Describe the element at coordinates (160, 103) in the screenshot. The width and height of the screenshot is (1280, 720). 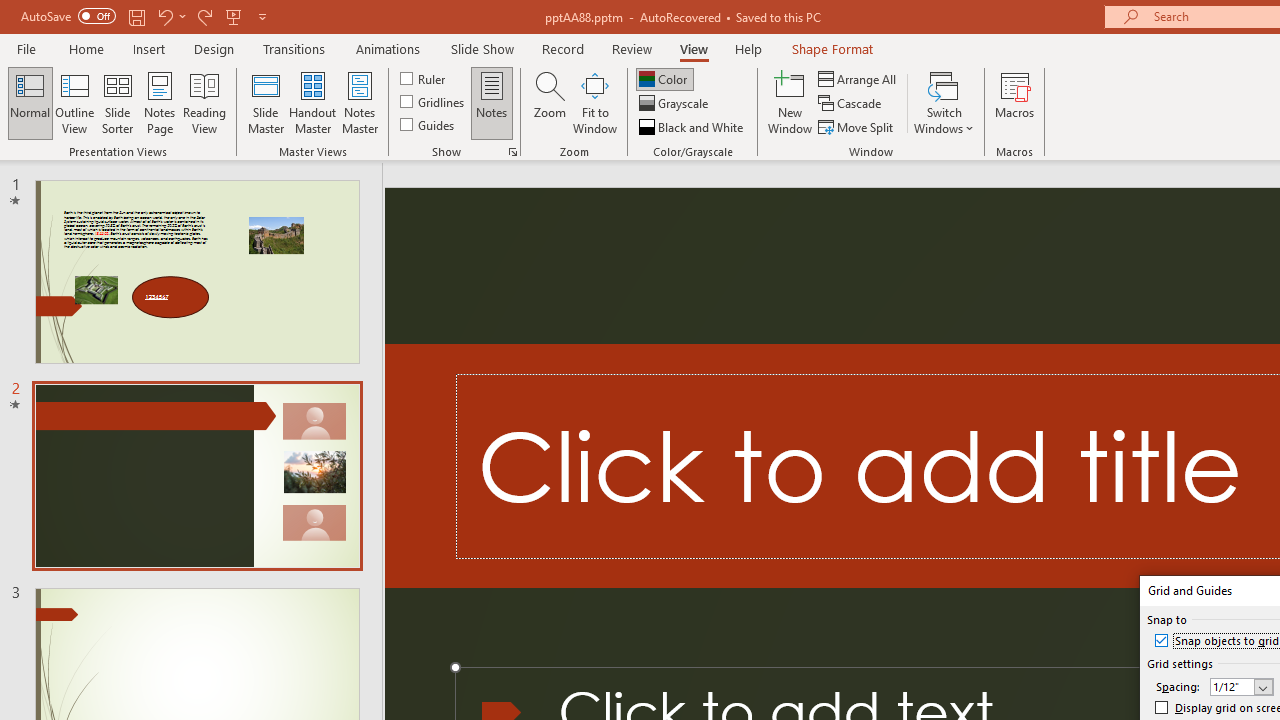
I see `'Notes Page'` at that location.